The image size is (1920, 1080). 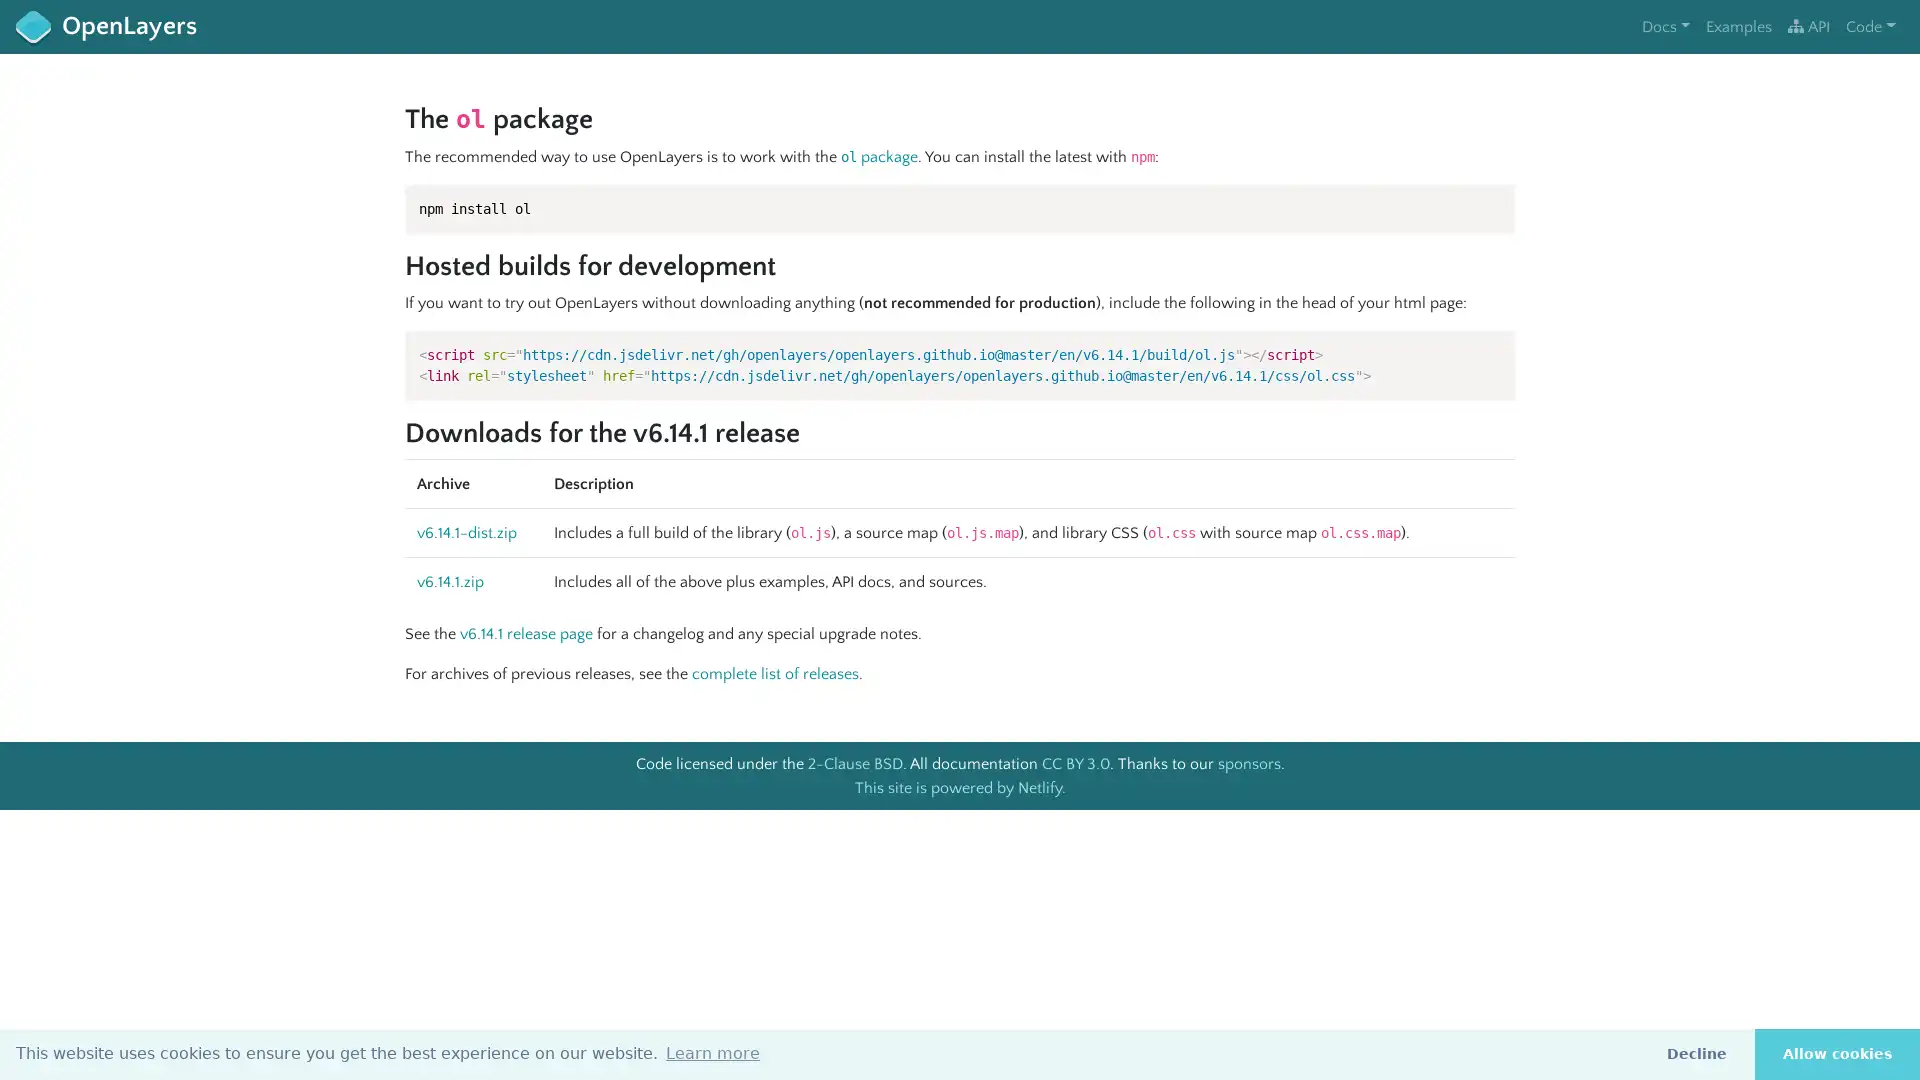 I want to click on Copy, so click(x=1470, y=329).